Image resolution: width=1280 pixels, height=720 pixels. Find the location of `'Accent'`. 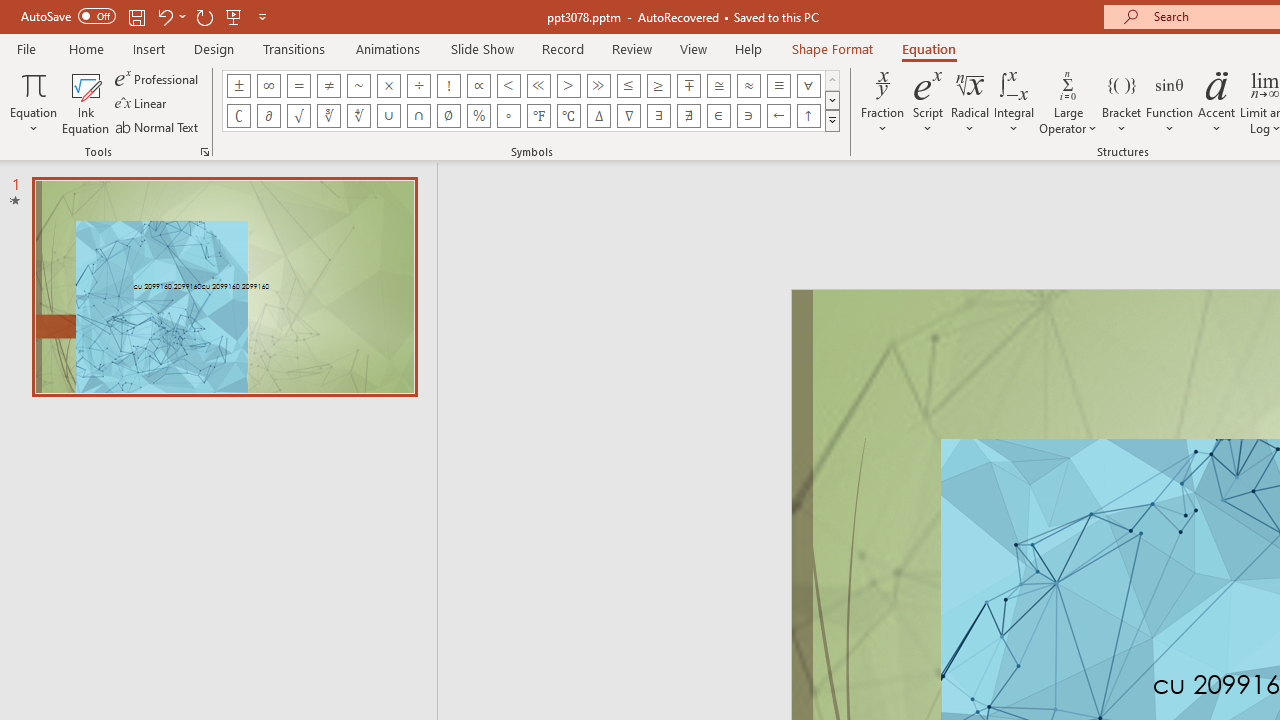

'Accent' is located at coordinates (1215, 103).